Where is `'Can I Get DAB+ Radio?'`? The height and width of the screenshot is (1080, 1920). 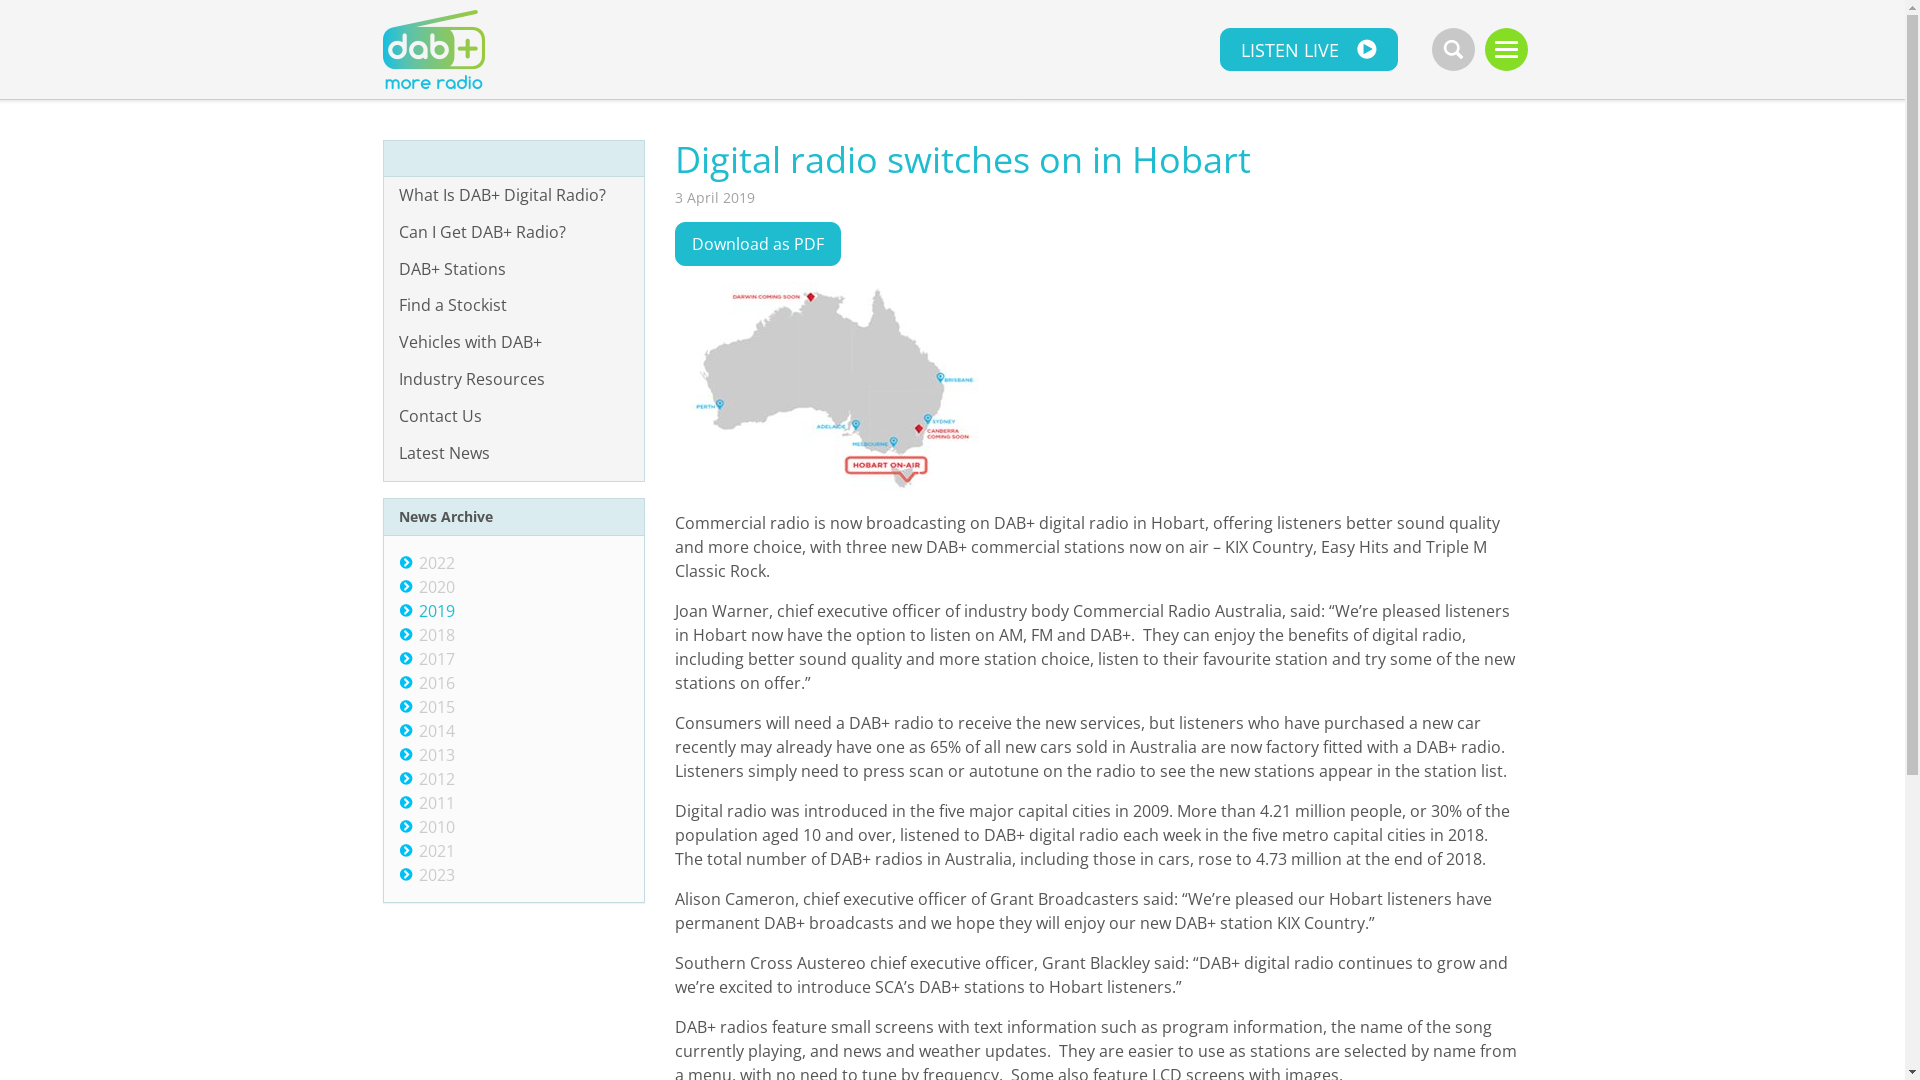
'Can I Get DAB+ Radio?' is located at coordinates (514, 231).